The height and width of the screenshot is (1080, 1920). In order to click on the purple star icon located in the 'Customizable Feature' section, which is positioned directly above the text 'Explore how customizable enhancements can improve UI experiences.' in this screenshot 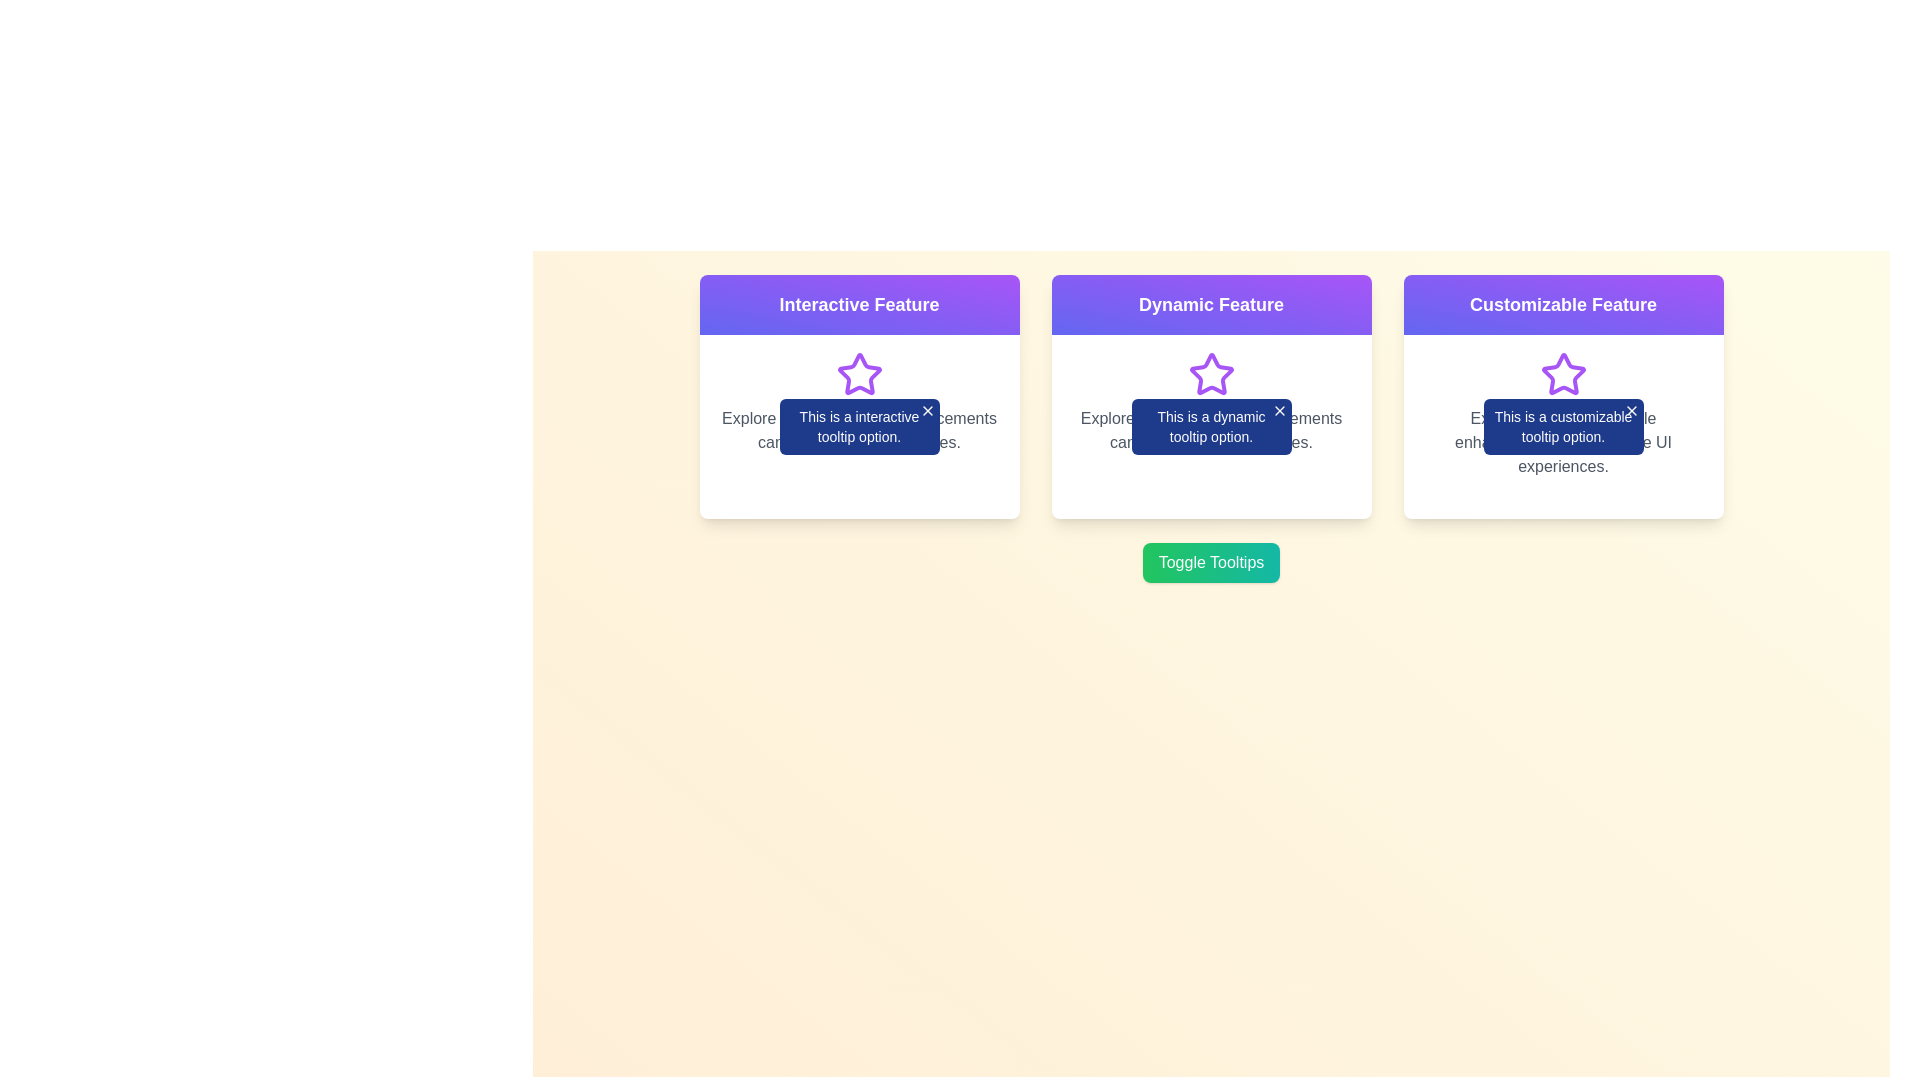, I will do `click(1562, 374)`.